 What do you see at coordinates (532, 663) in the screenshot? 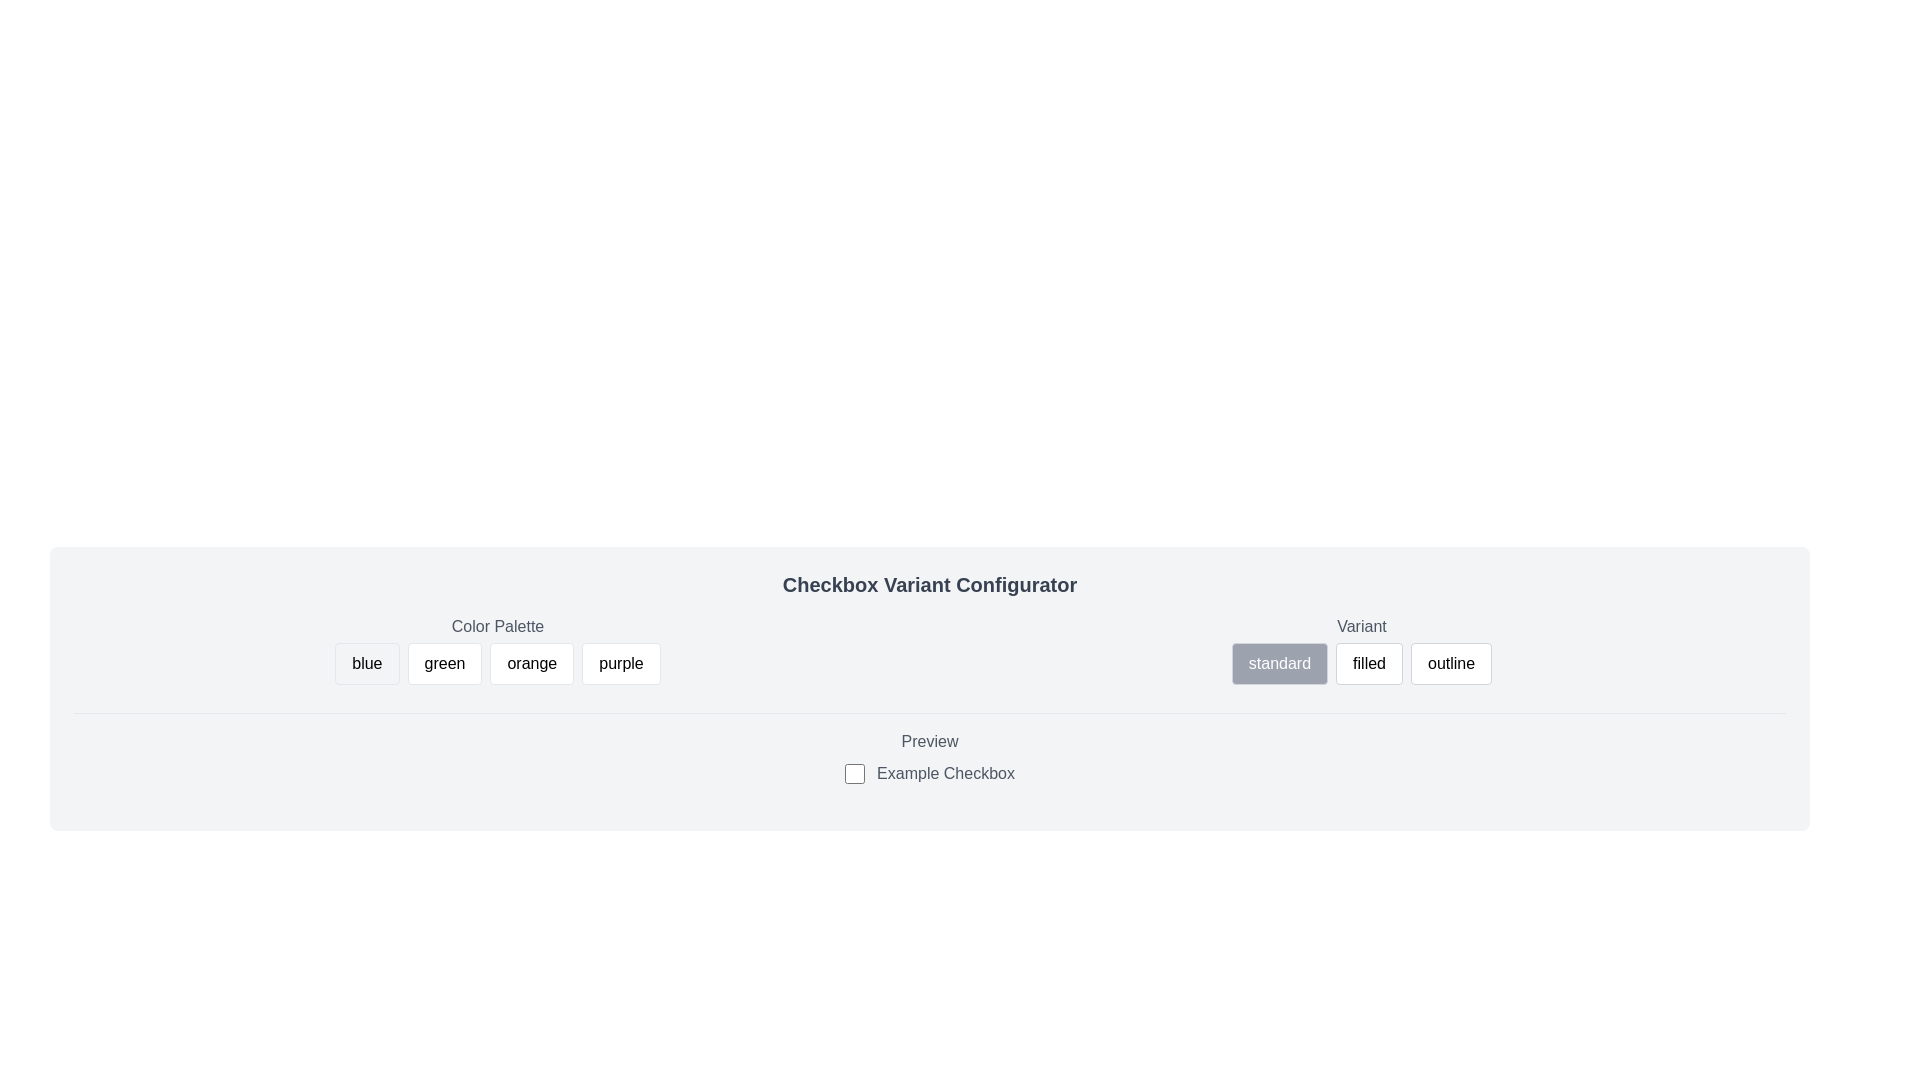
I see `the button labeled 'orange' with a white background and grey border` at bounding box center [532, 663].